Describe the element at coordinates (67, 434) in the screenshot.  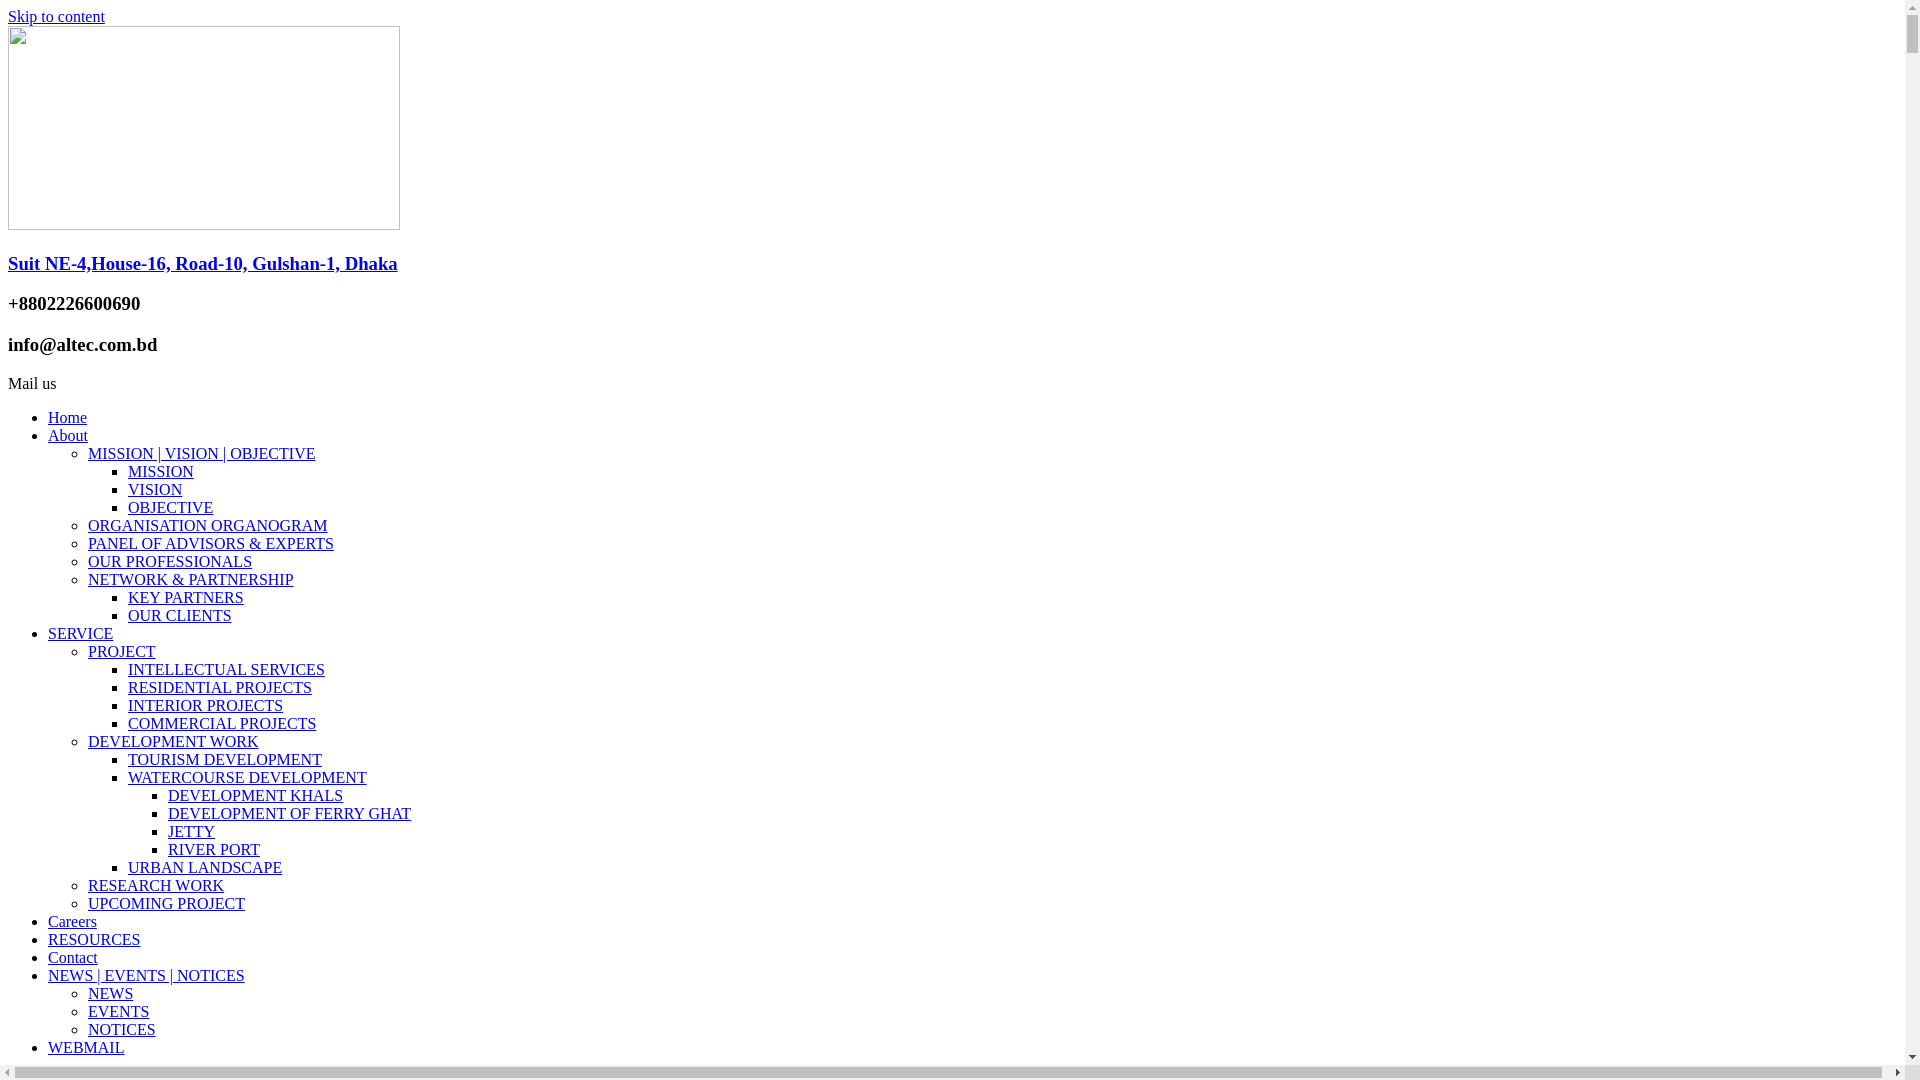
I see `'About'` at that location.